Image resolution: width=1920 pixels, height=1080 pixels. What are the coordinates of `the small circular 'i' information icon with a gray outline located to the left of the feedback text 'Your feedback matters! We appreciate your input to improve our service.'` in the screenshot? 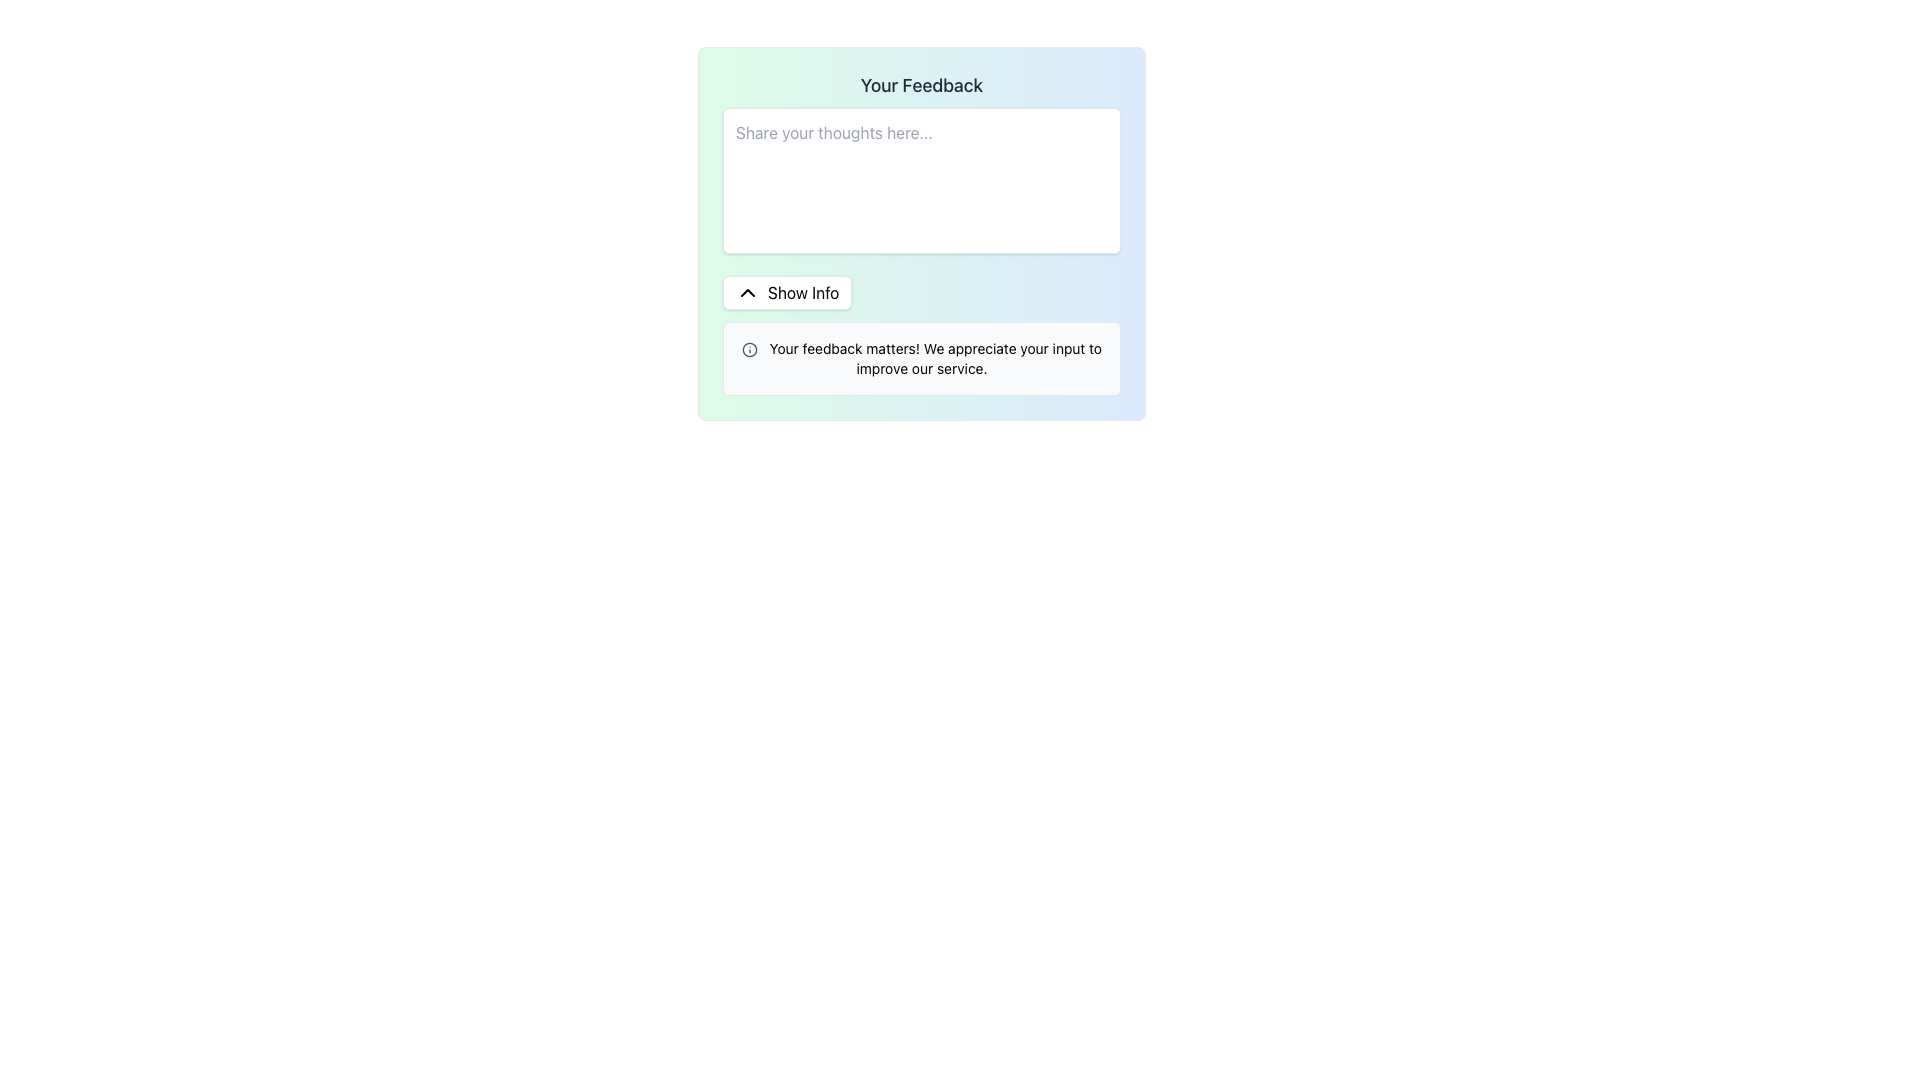 It's located at (748, 349).